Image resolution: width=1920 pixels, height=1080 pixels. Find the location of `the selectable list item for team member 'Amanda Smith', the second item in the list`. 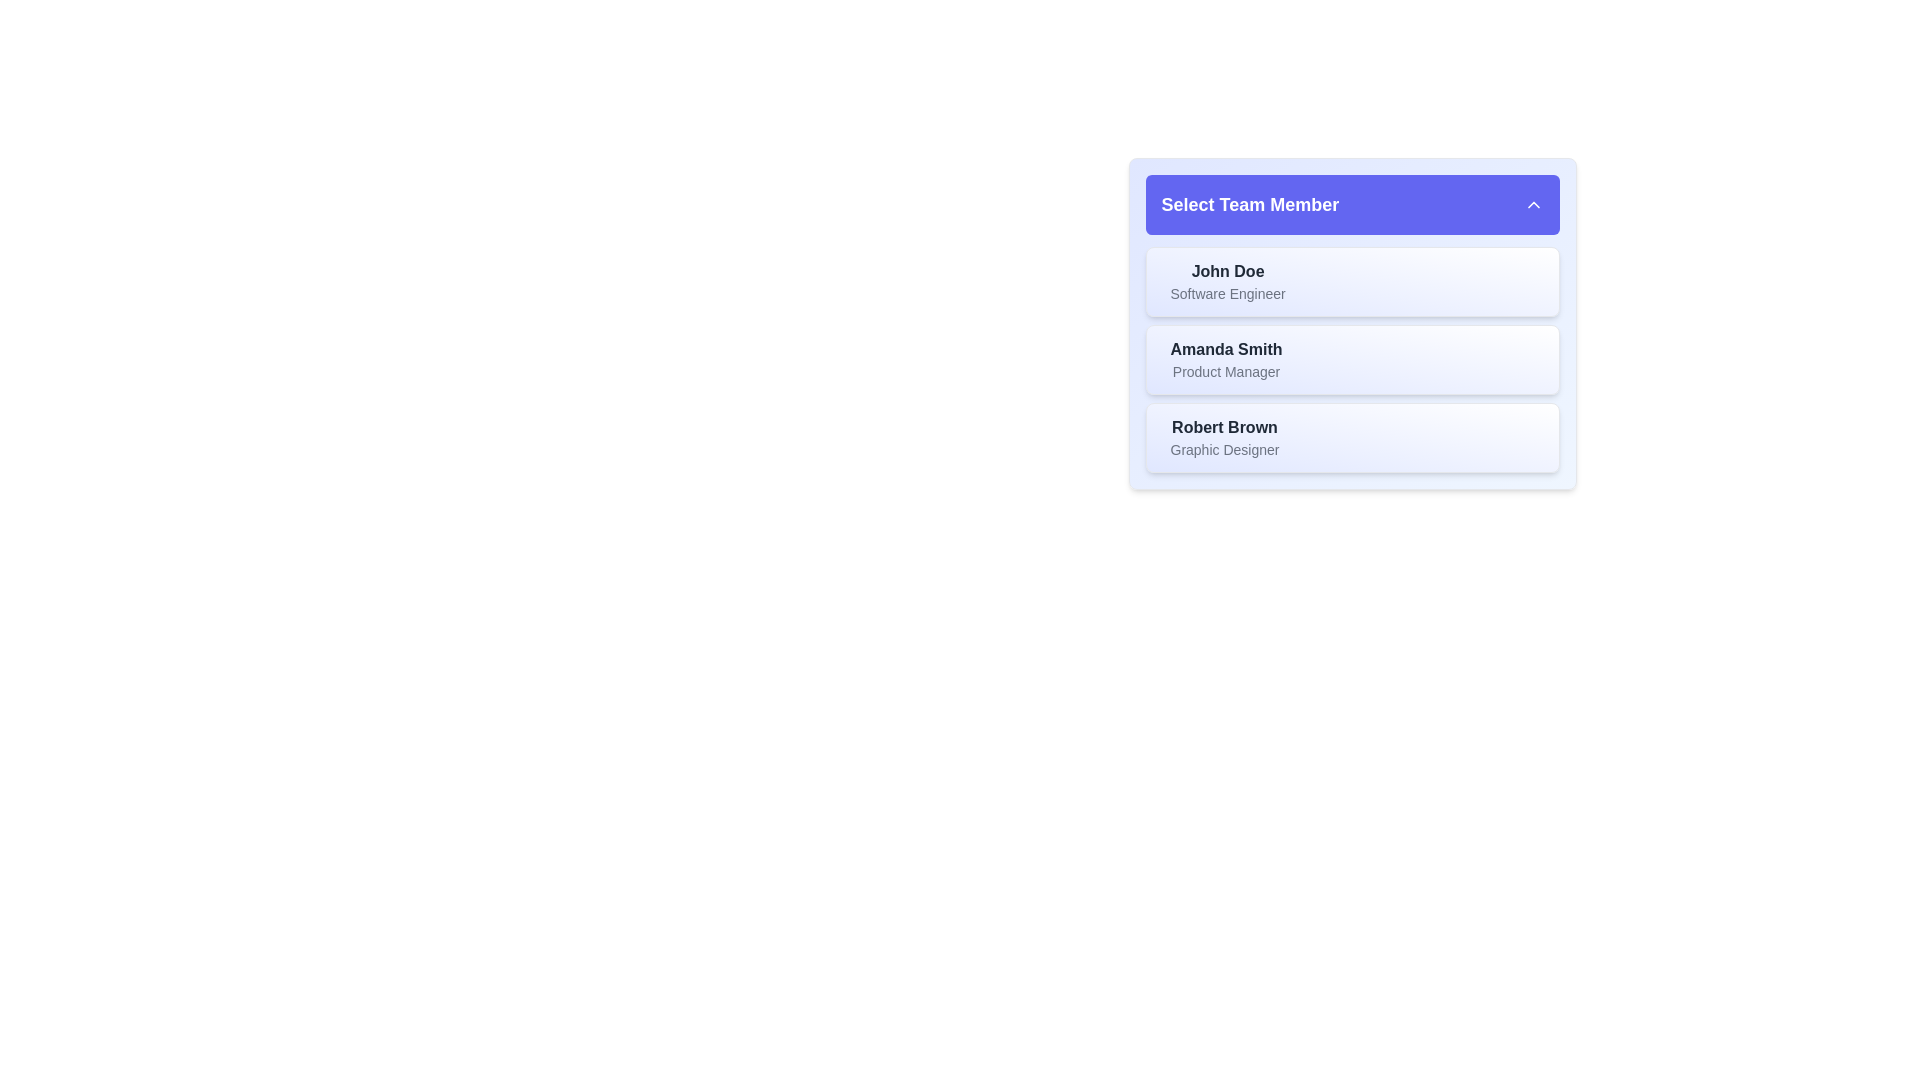

the selectable list item for team member 'Amanda Smith', the second item in the list is located at coordinates (1352, 323).